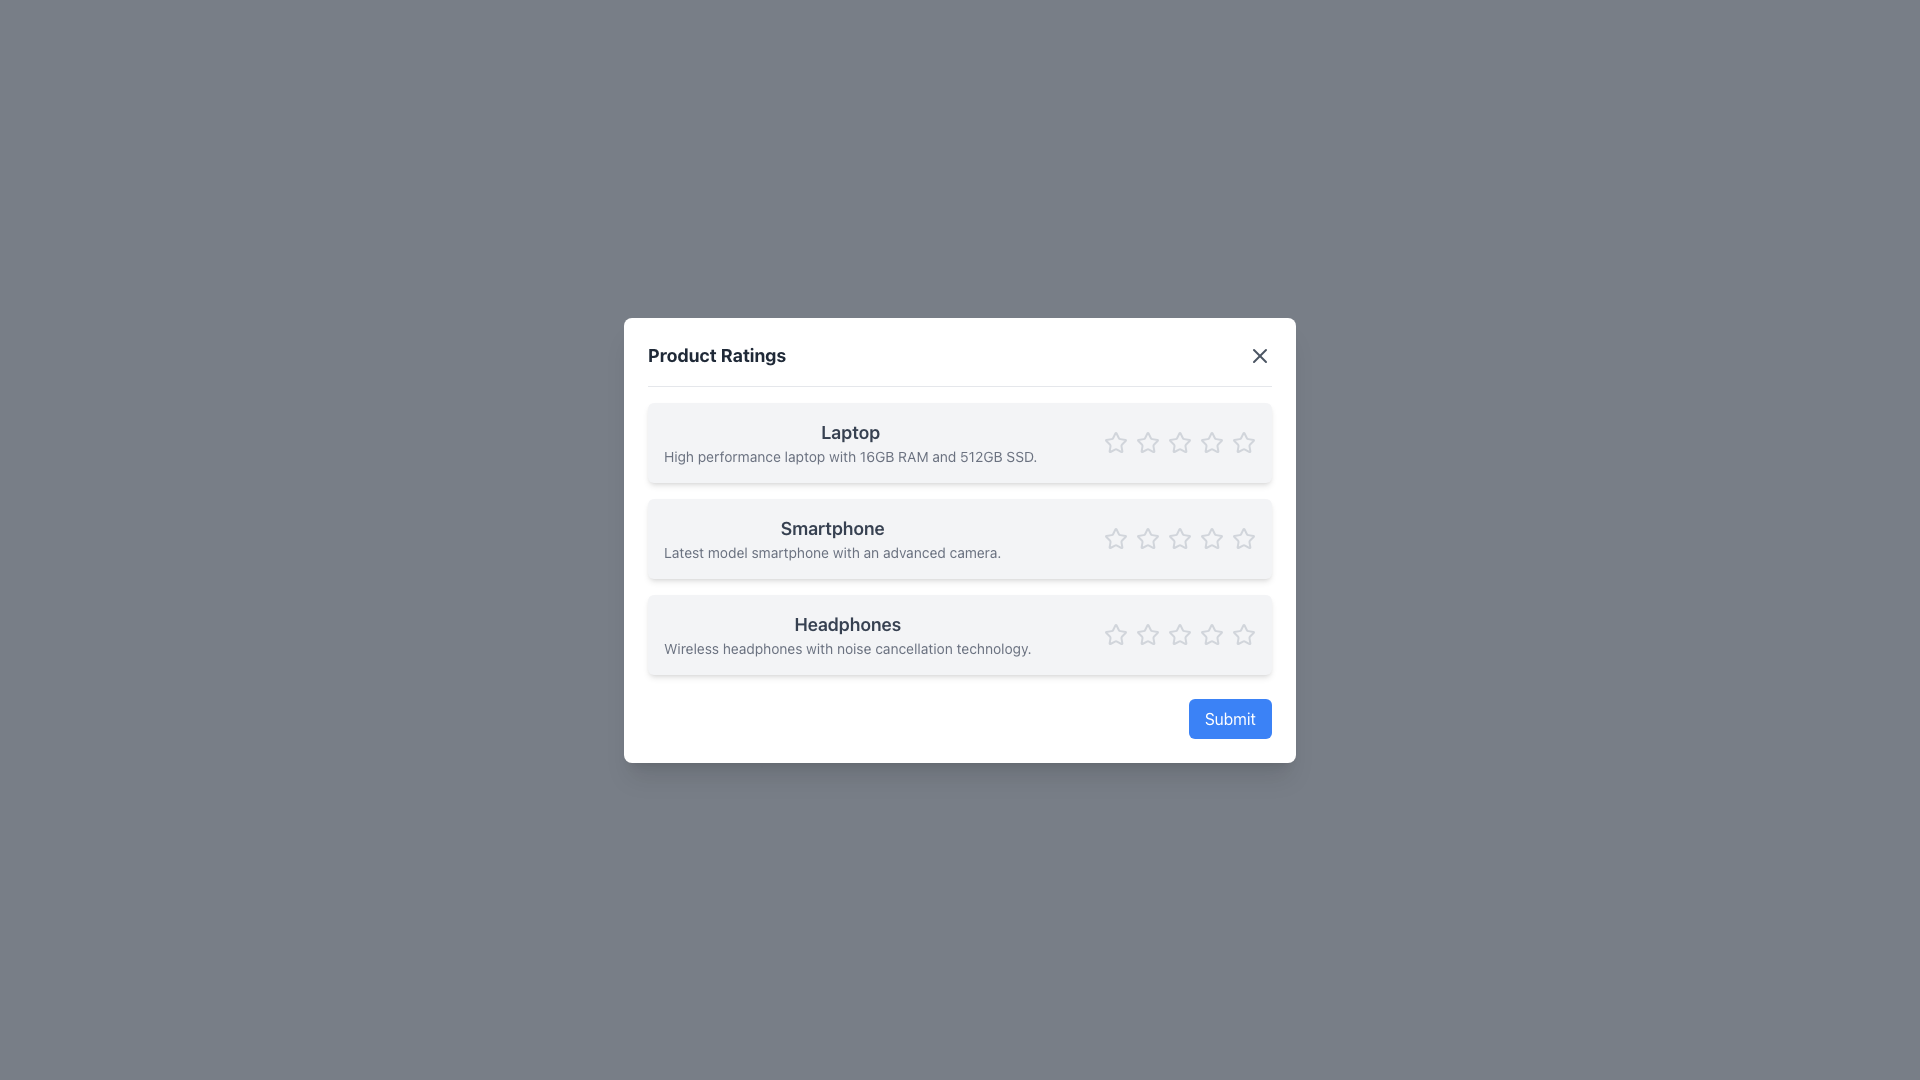 This screenshot has width=1920, height=1080. Describe the element at coordinates (1147, 633) in the screenshot. I see `the third star icon in the rating system for the 'Headphones' category to denote a rating value` at that location.